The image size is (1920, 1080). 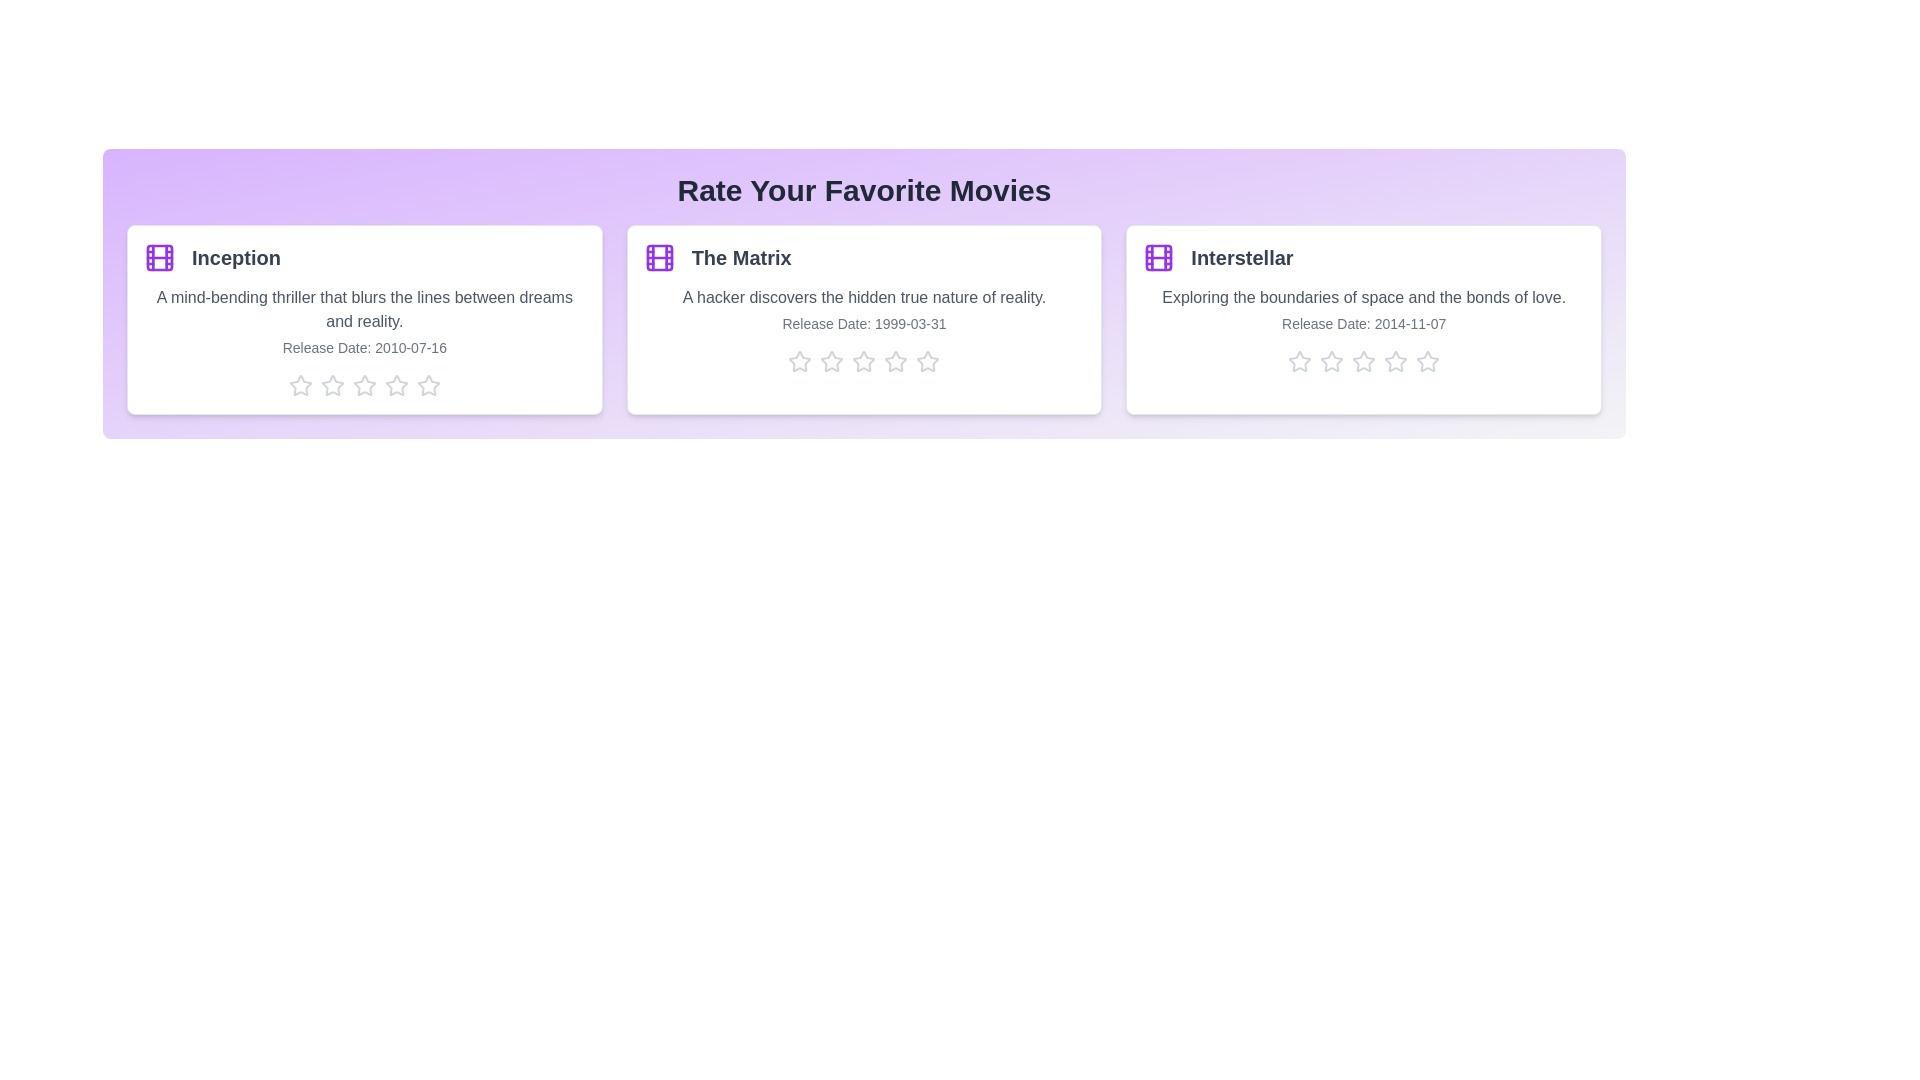 What do you see at coordinates (332, 385) in the screenshot?
I see `the star corresponding to 2 stars for the movie Inception` at bounding box center [332, 385].